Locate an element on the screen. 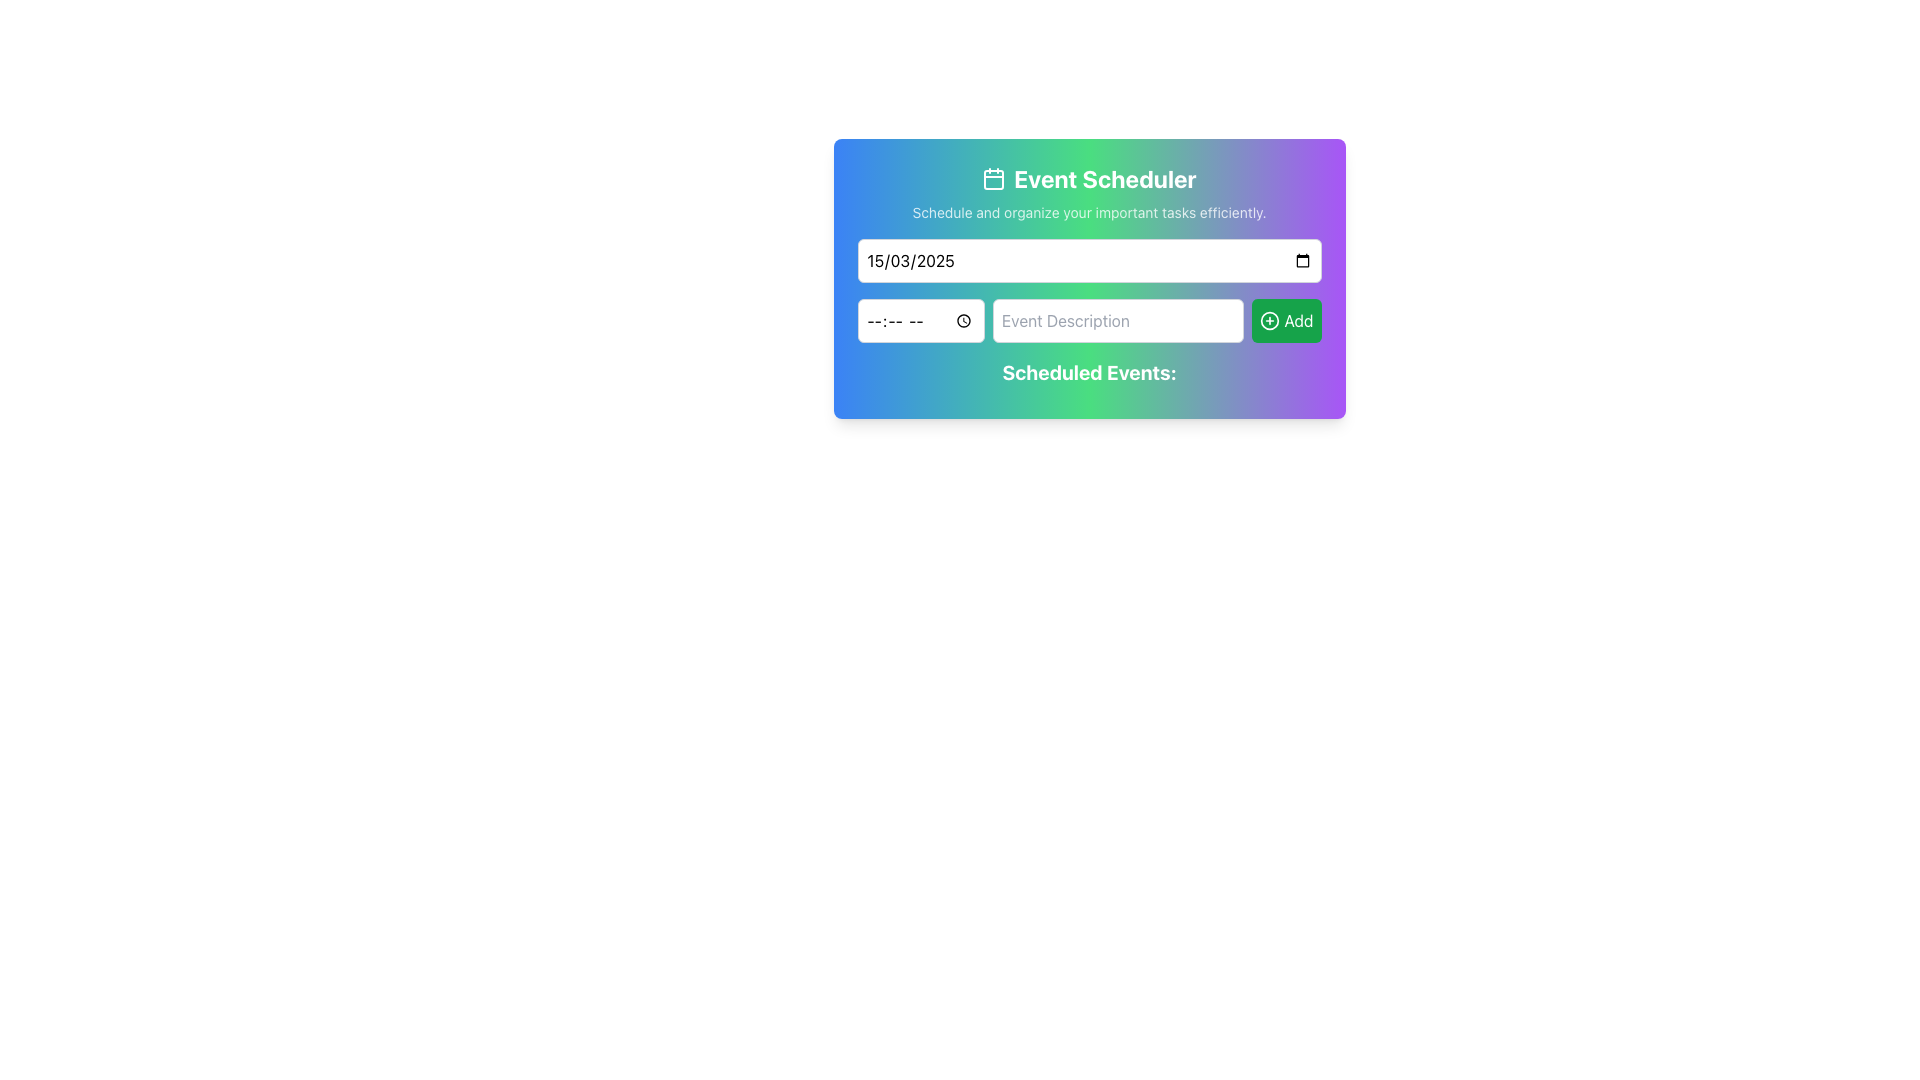 Image resolution: width=1920 pixels, height=1080 pixels. the green rectangular button labeled 'Add' with a plus icon is located at coordinates (1286, 319).